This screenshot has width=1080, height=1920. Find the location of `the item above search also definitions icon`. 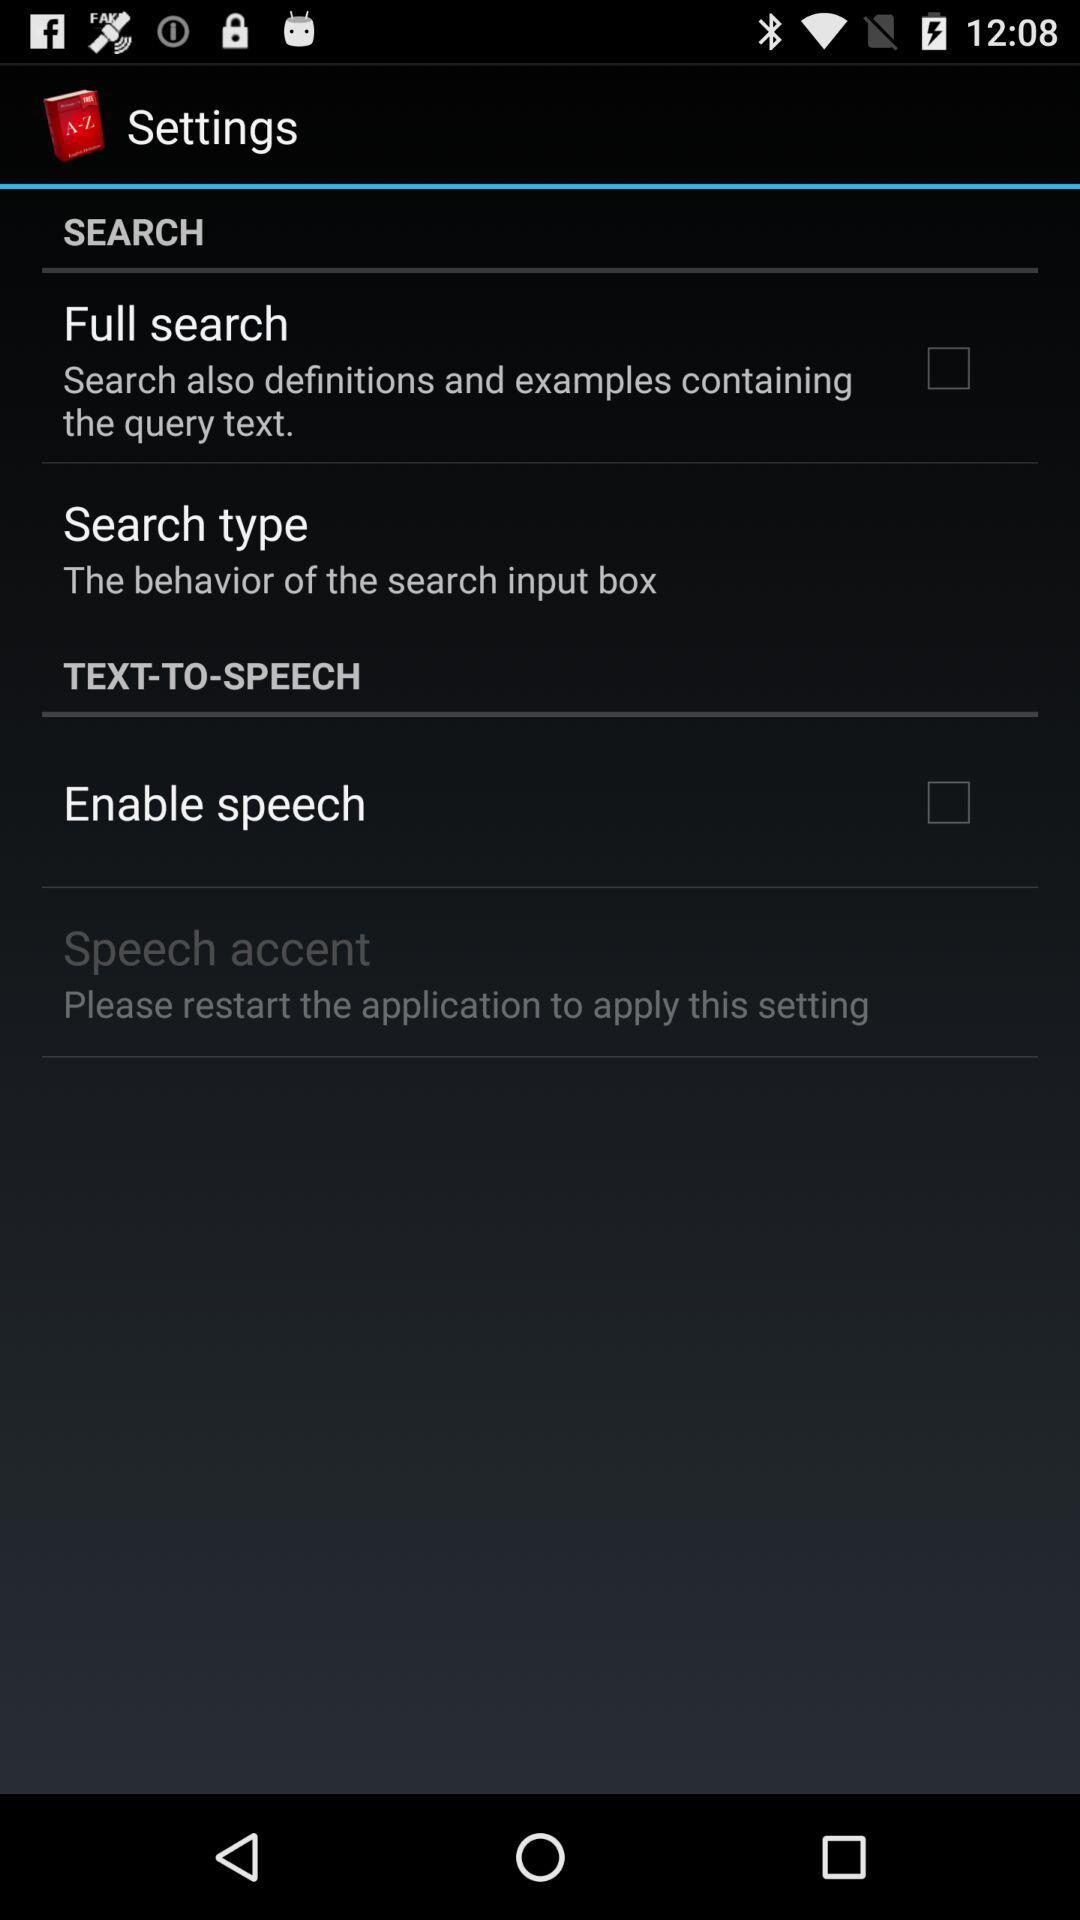

the item above search also definitions icon is located at coordinates (175, 322).